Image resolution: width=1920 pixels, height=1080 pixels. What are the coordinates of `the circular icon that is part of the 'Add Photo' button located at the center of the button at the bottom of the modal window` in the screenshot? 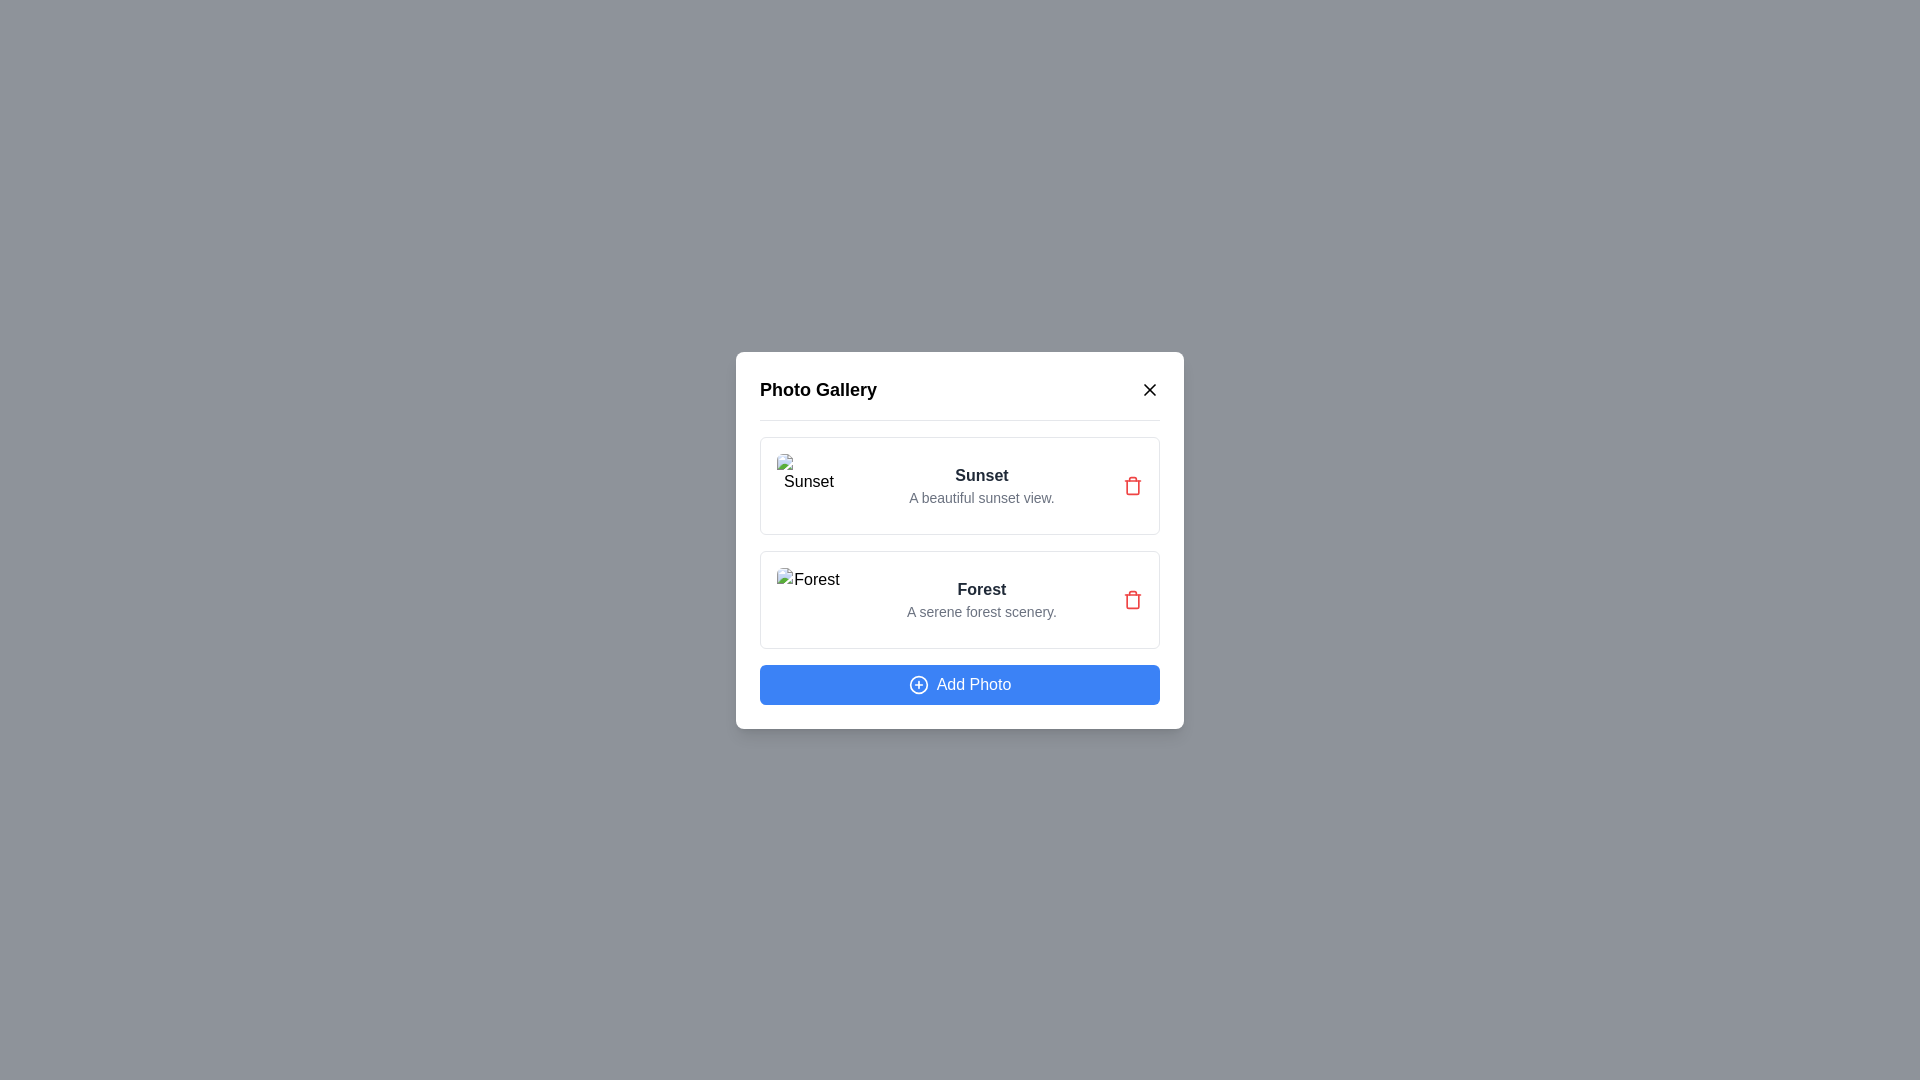 It's located at (917, 683).